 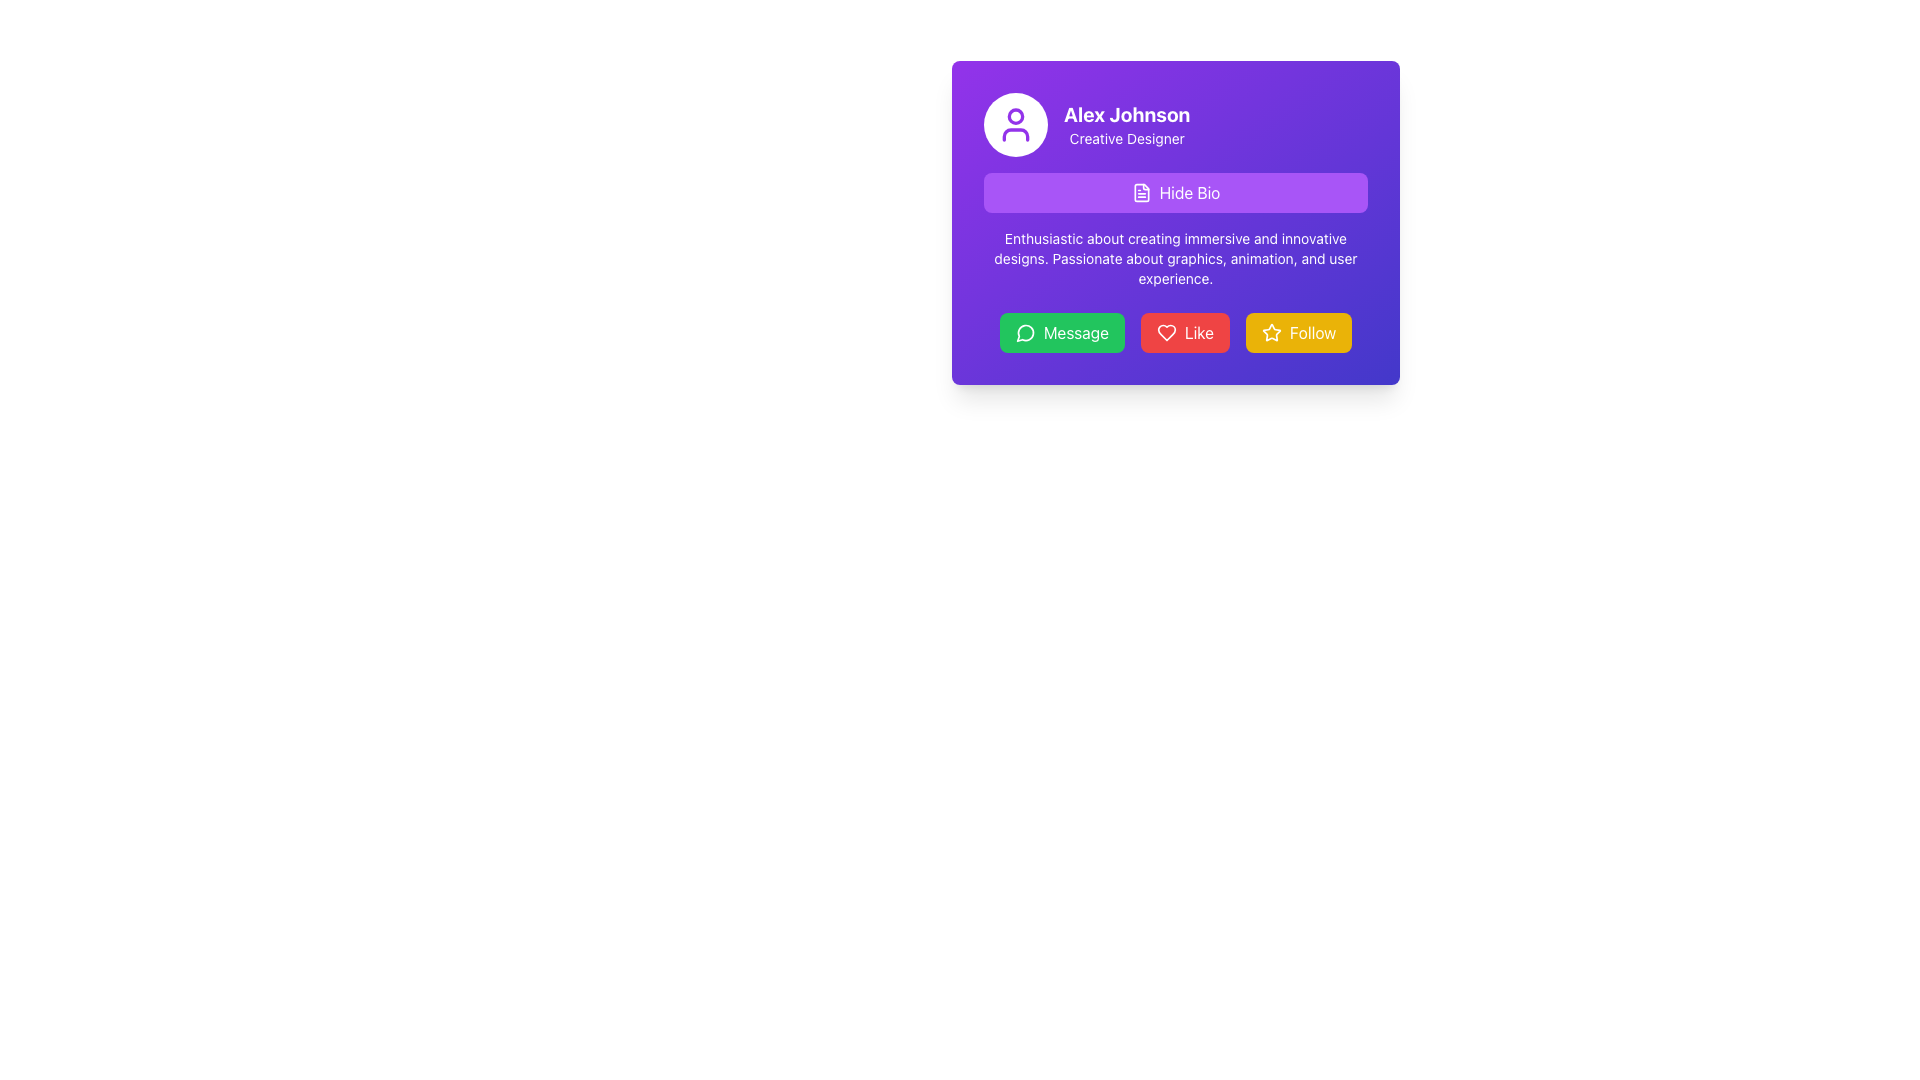 I want to click on the leftmost button with a green background and a white speech bubble icon labeled 'Message', so click(x=1061, y=331).